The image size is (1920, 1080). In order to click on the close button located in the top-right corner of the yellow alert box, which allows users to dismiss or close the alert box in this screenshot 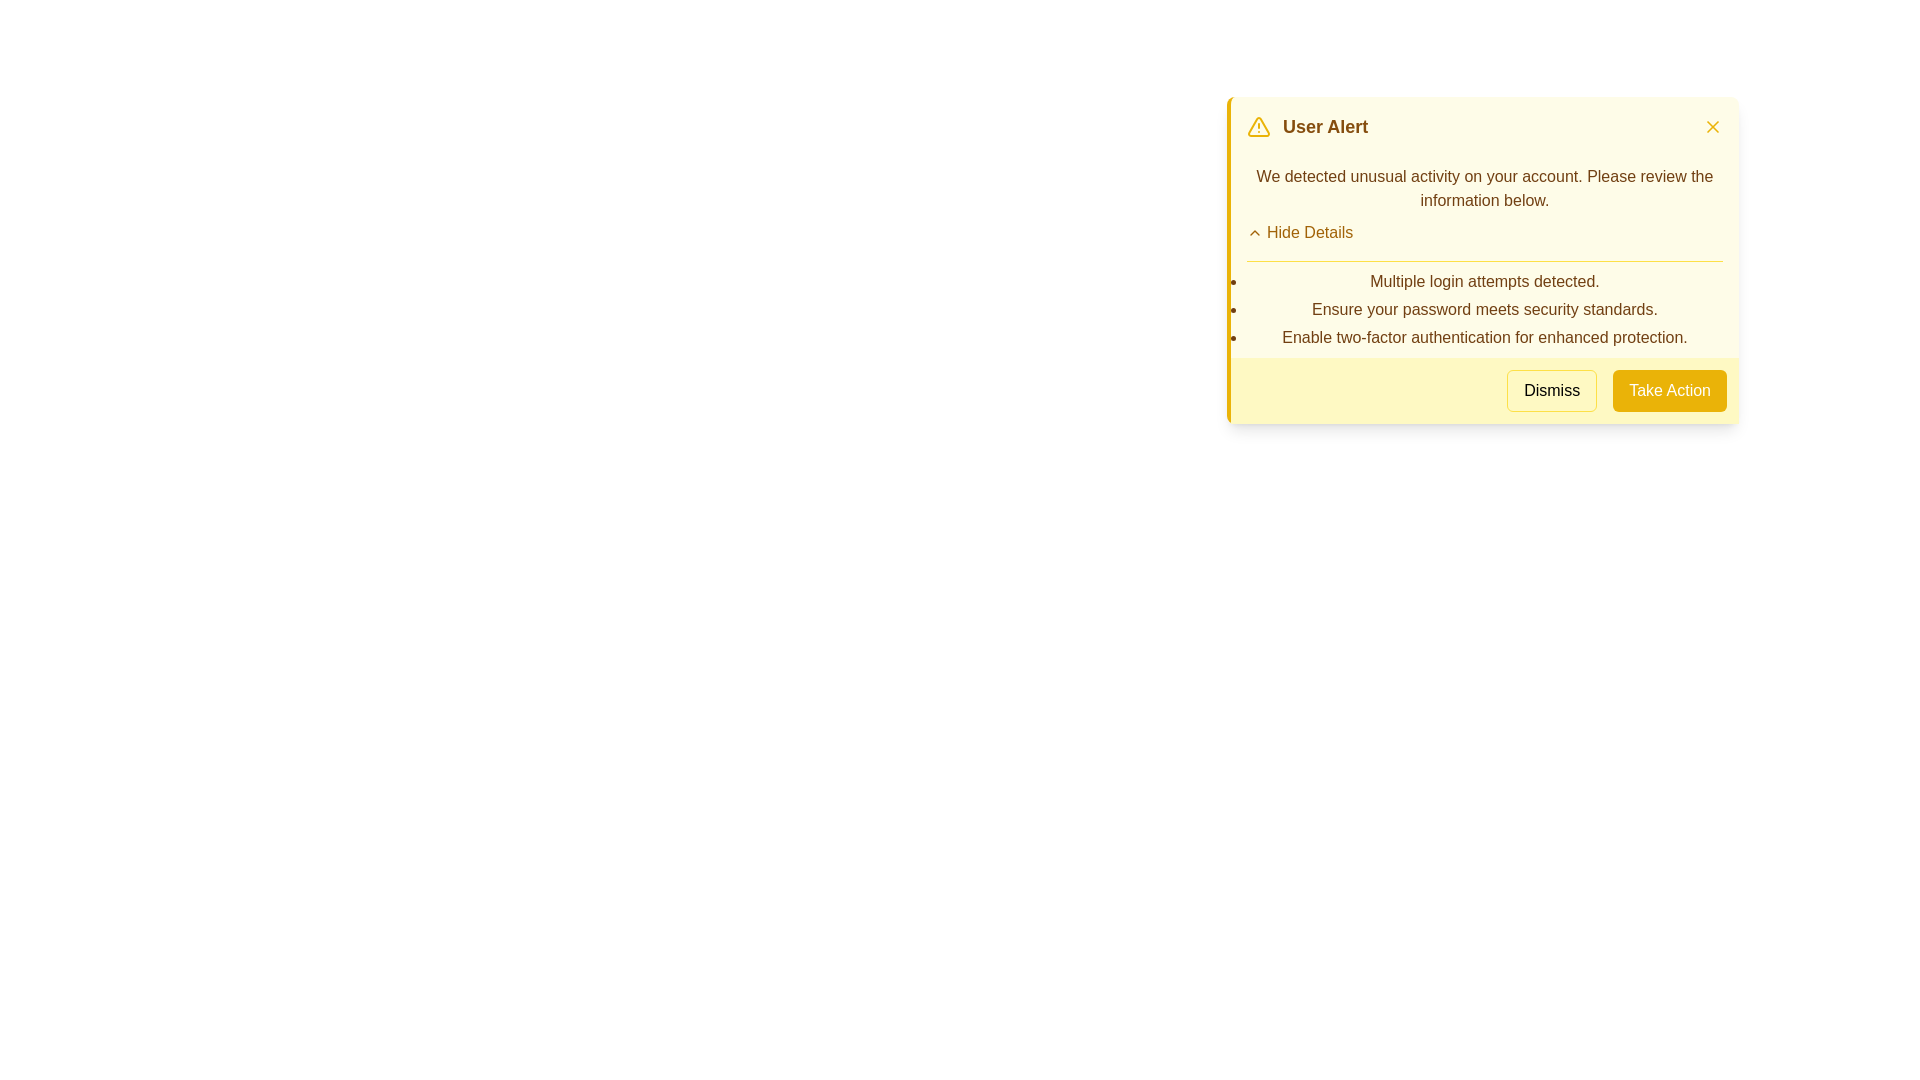, I will do `click(1712, 127)`.